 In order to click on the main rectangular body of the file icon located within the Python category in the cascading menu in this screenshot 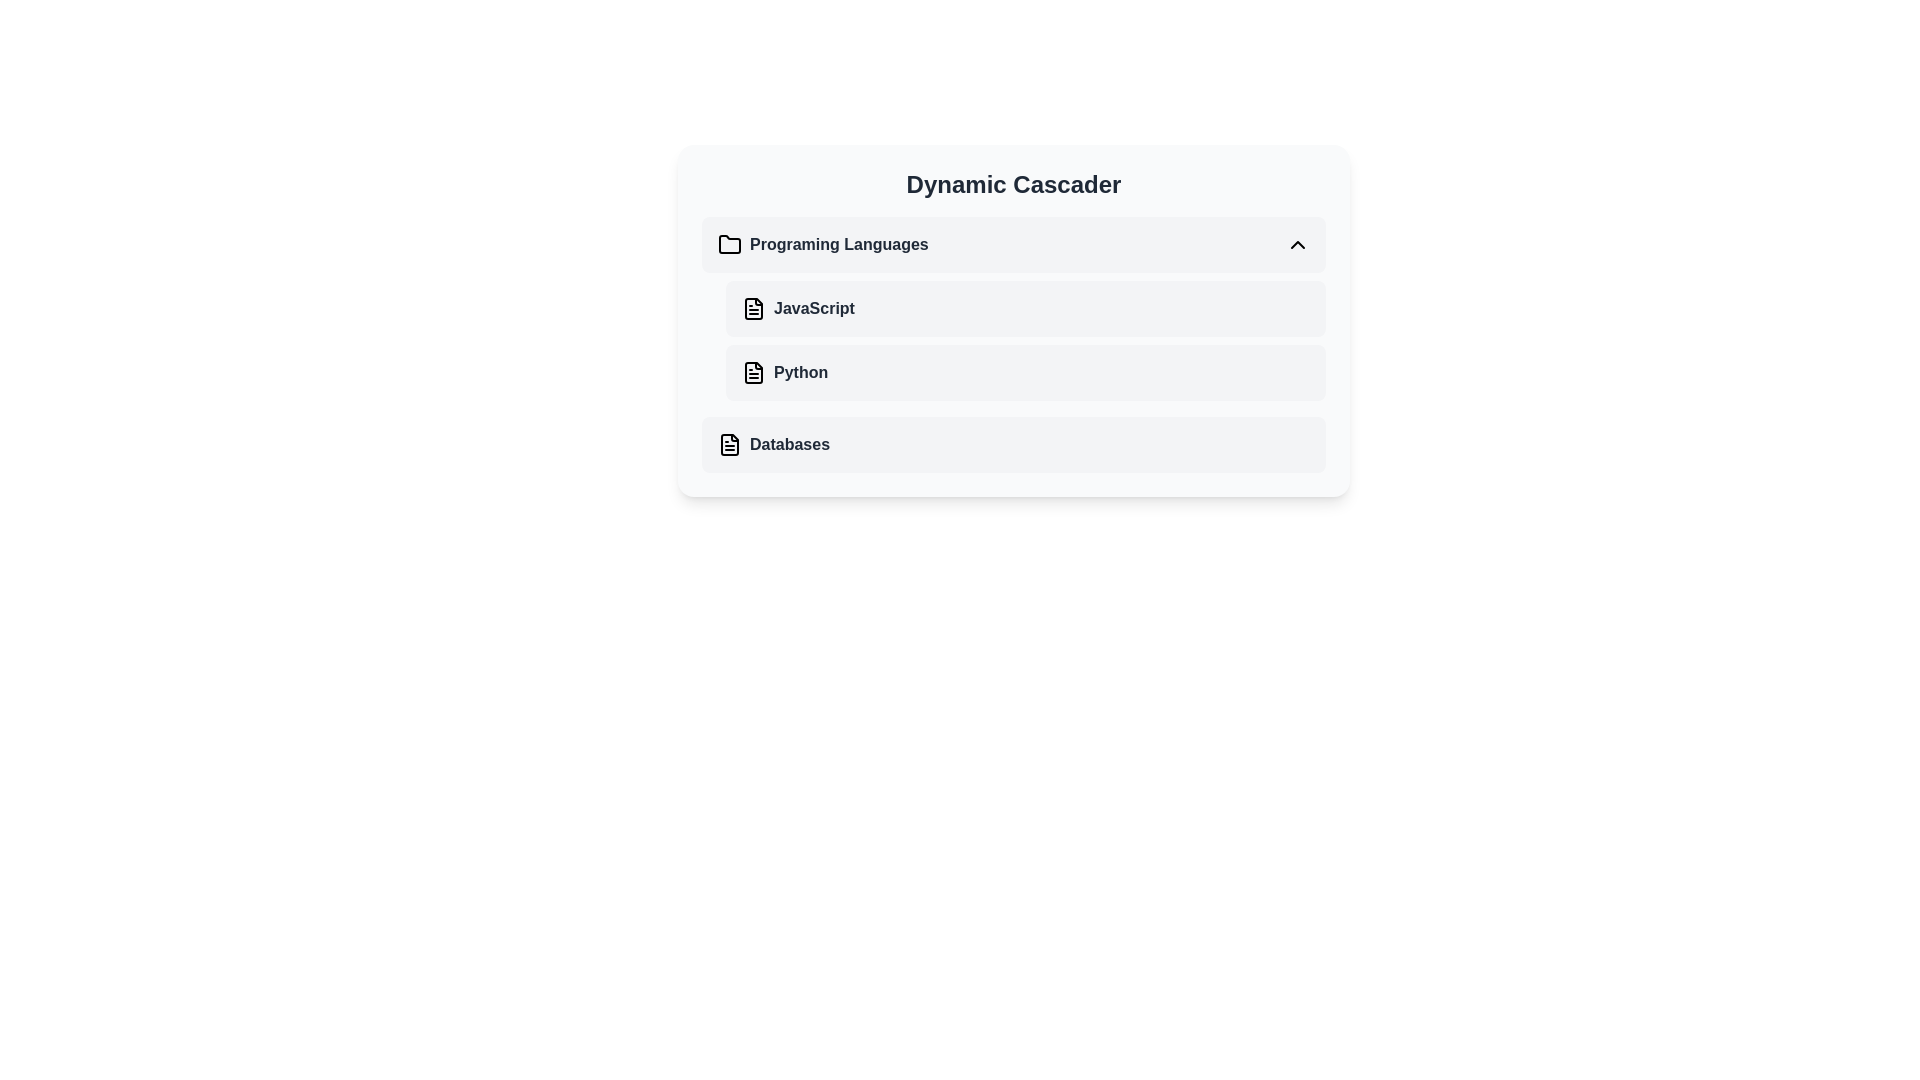, I will do `click(752, 373)`.